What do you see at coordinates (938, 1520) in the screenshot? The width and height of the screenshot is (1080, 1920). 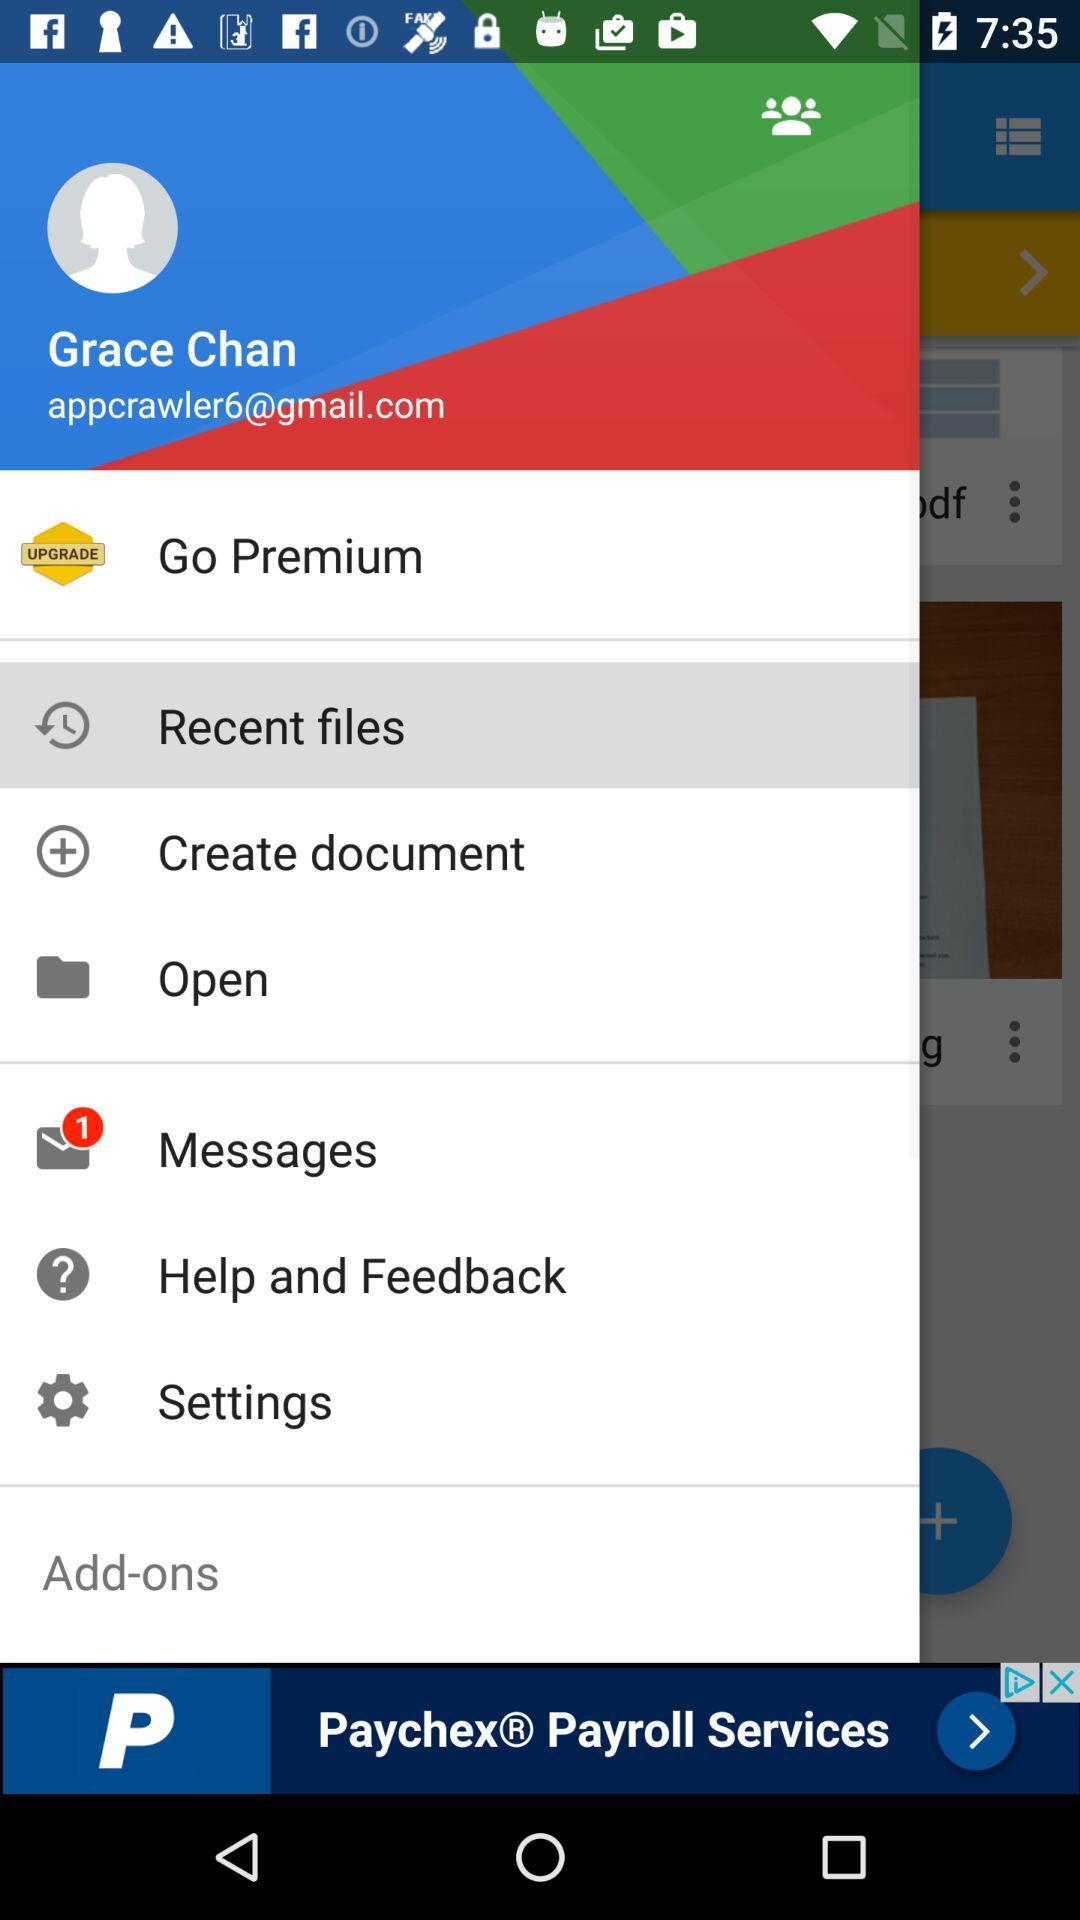 I see `the add icon` at bounding box center [938, 1520].